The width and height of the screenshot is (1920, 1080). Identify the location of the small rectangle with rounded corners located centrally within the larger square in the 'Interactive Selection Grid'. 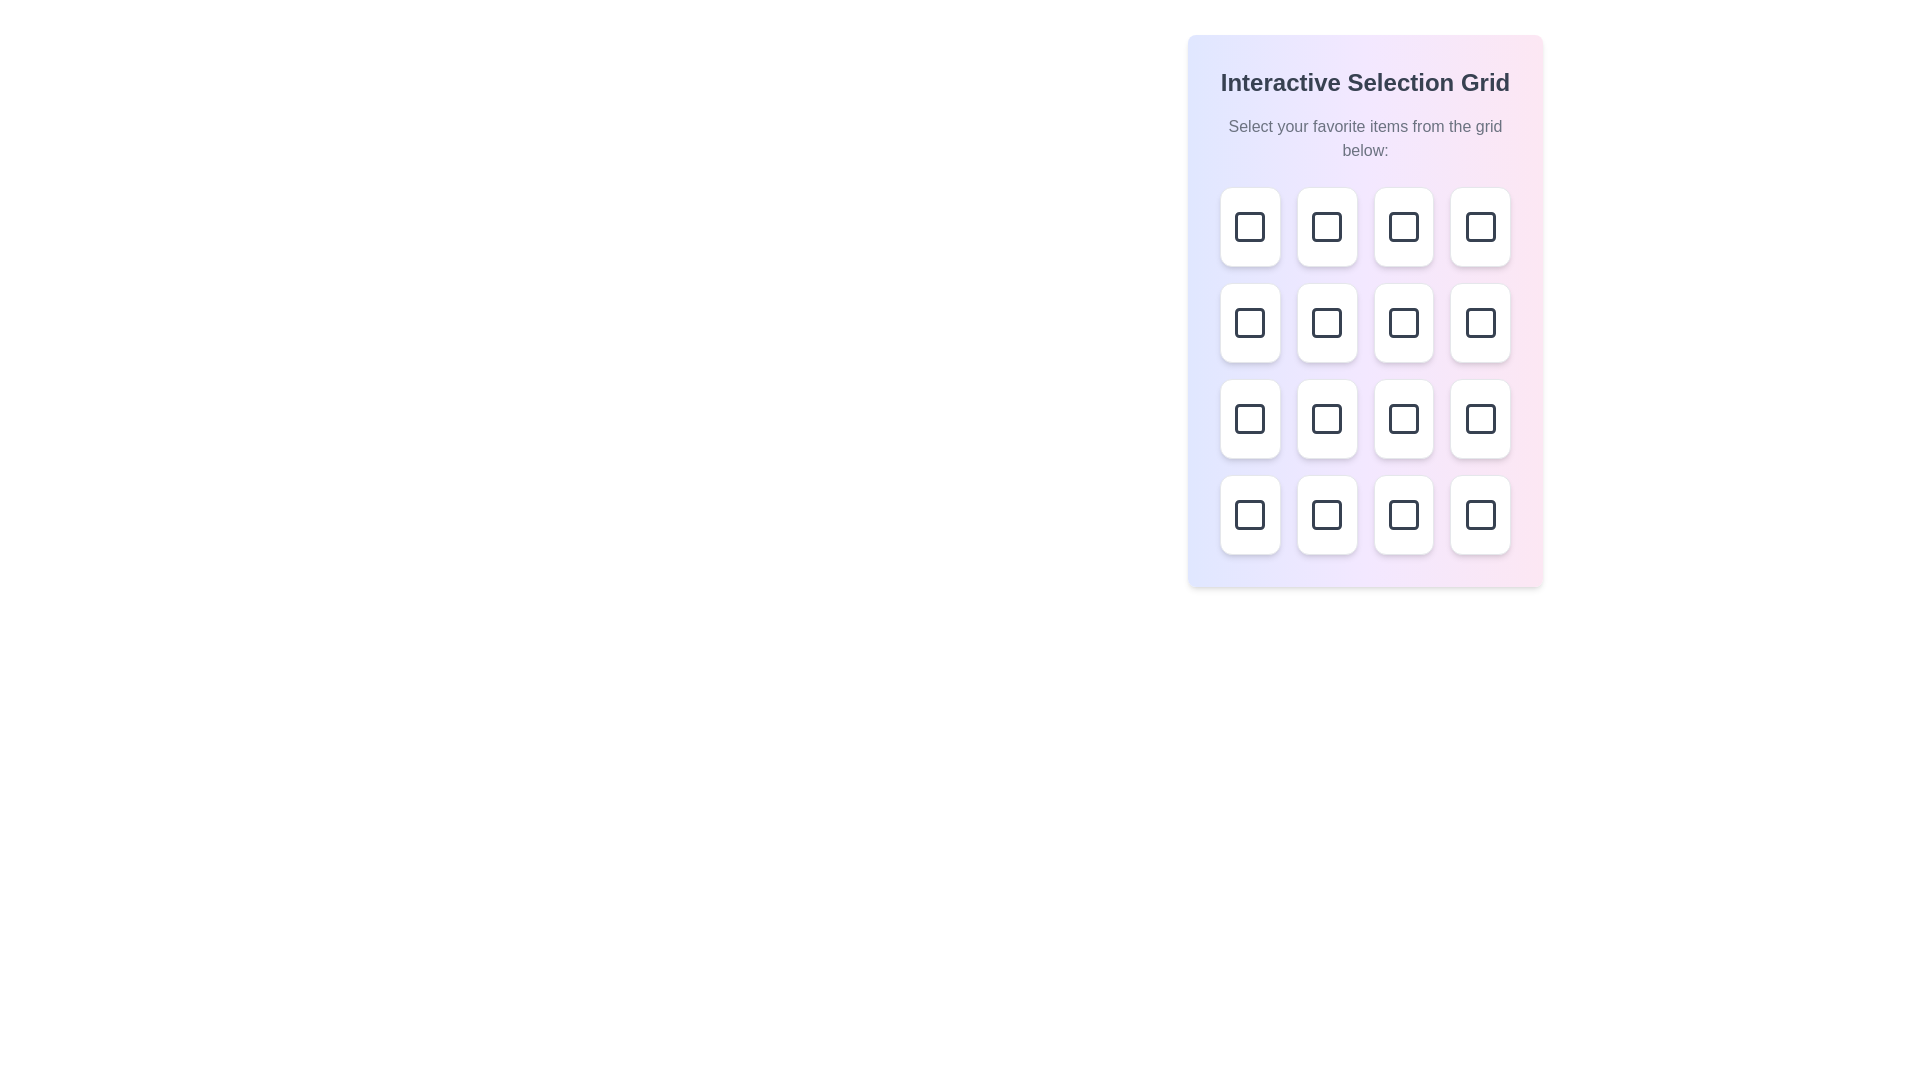
(1327, 322).